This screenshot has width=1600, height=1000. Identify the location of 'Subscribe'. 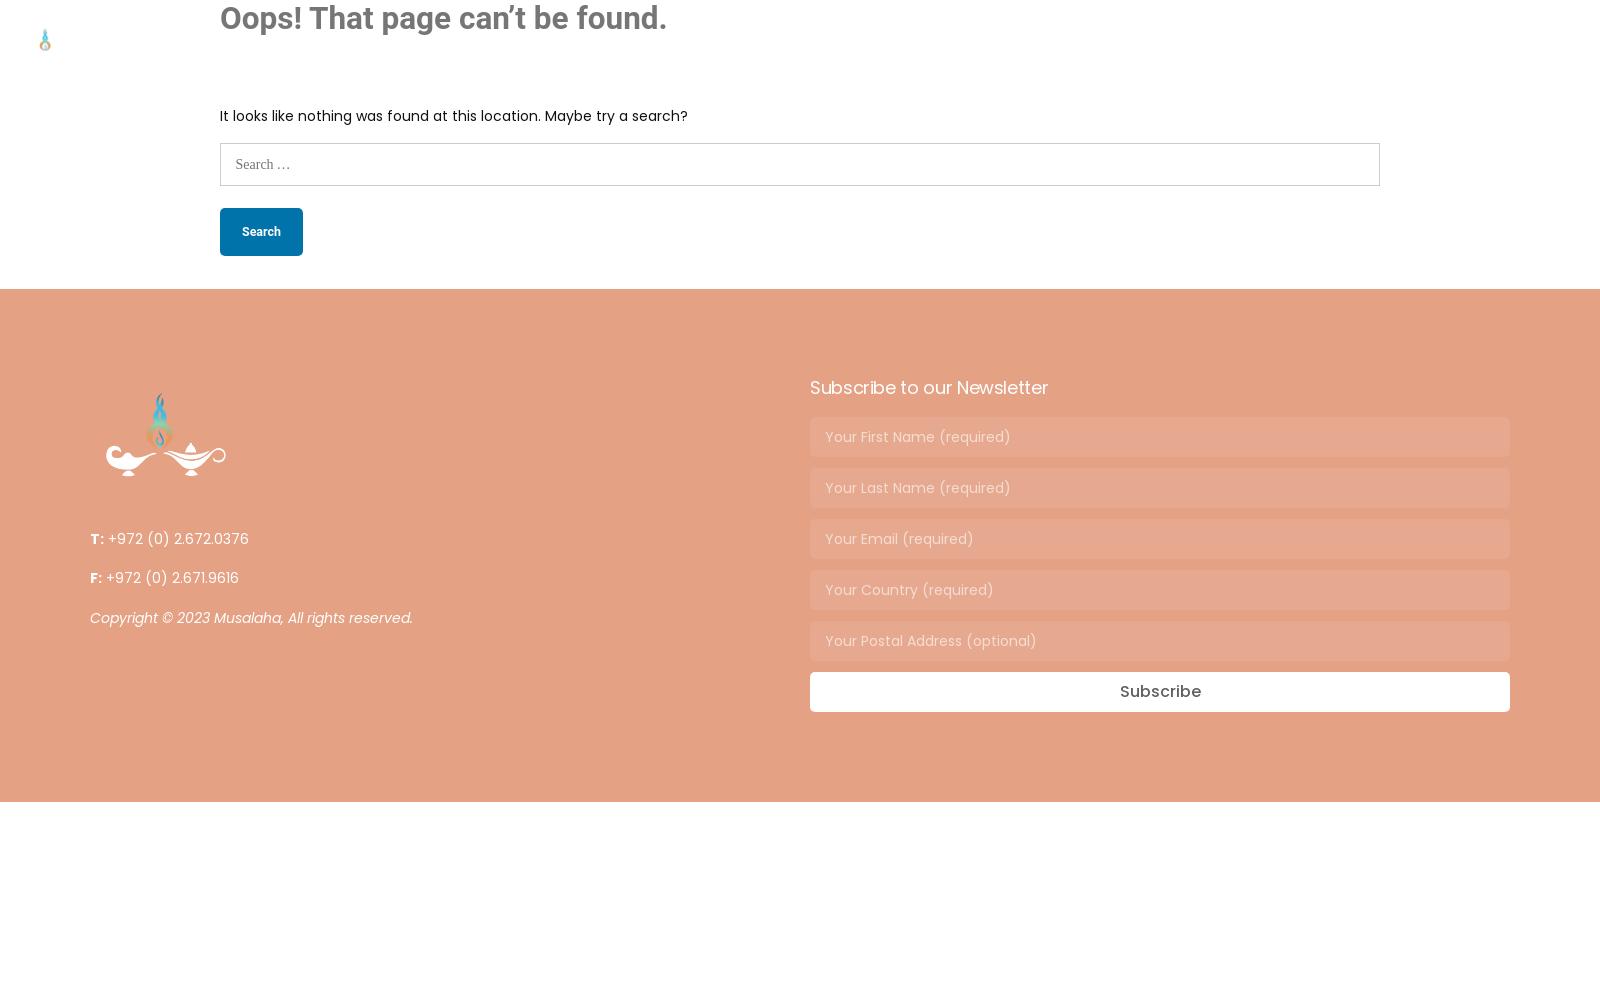
(1159, 690).